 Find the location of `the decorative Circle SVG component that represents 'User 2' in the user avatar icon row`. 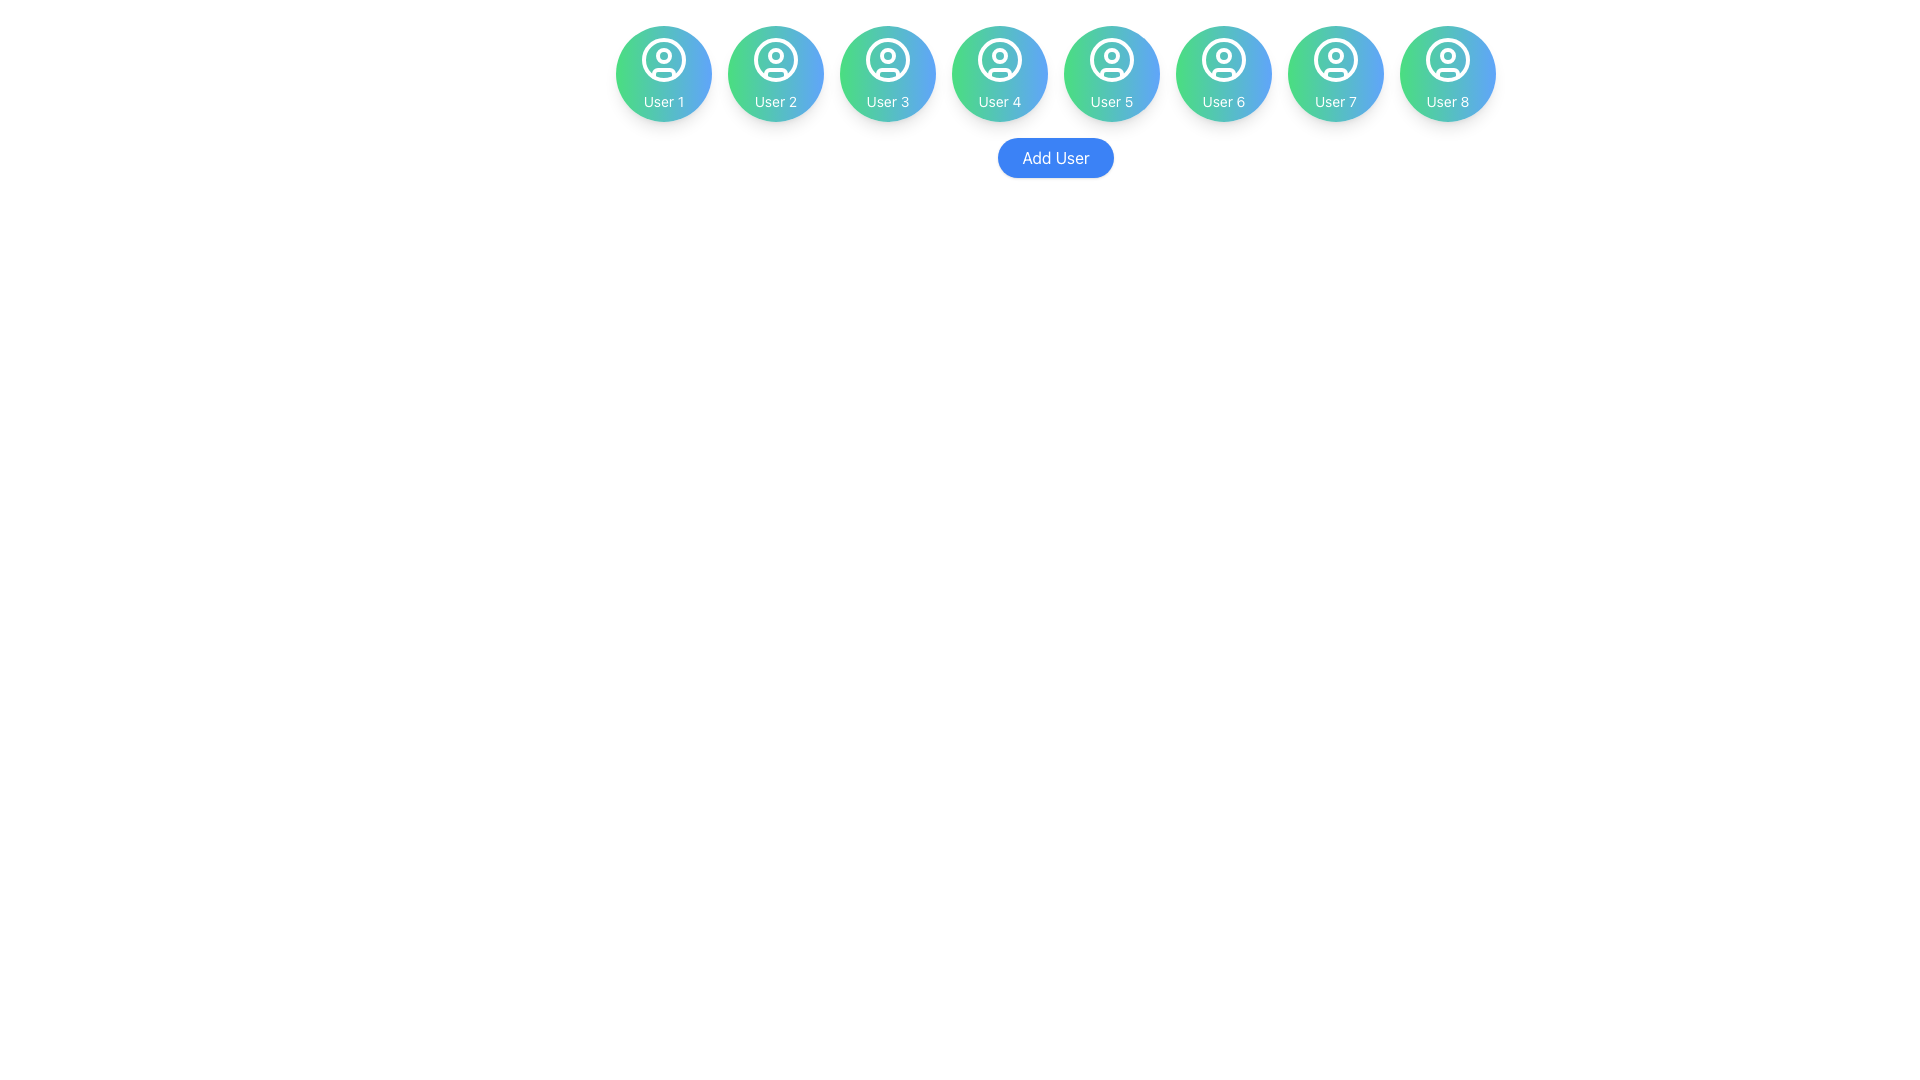

the decorative Circle SVG component that represents 'User 2' in the user avatar icon row is located at coordinates (775, 55).